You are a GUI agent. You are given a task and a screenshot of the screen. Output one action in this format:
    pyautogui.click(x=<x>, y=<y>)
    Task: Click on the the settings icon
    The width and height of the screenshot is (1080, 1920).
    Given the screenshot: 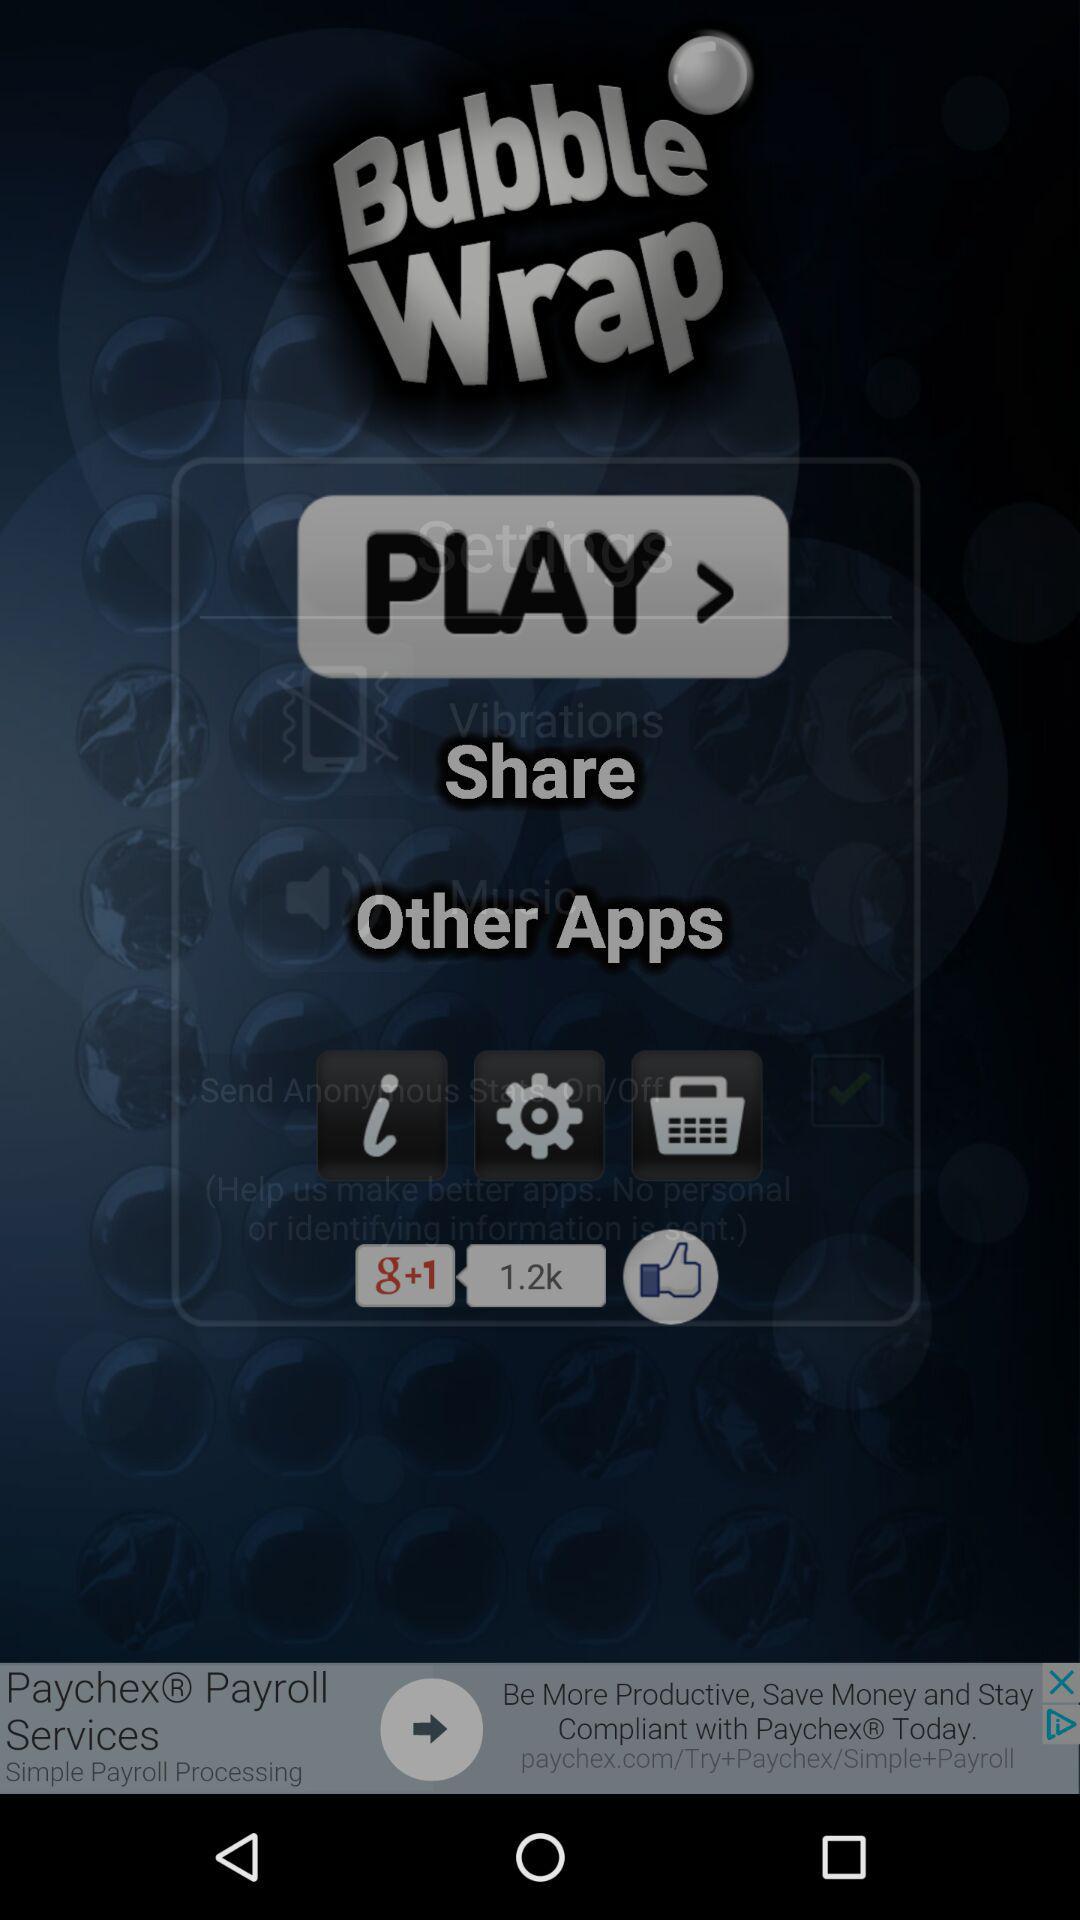 What is the action you would take?
    pyautogui.click(x=538, y=1194)
    